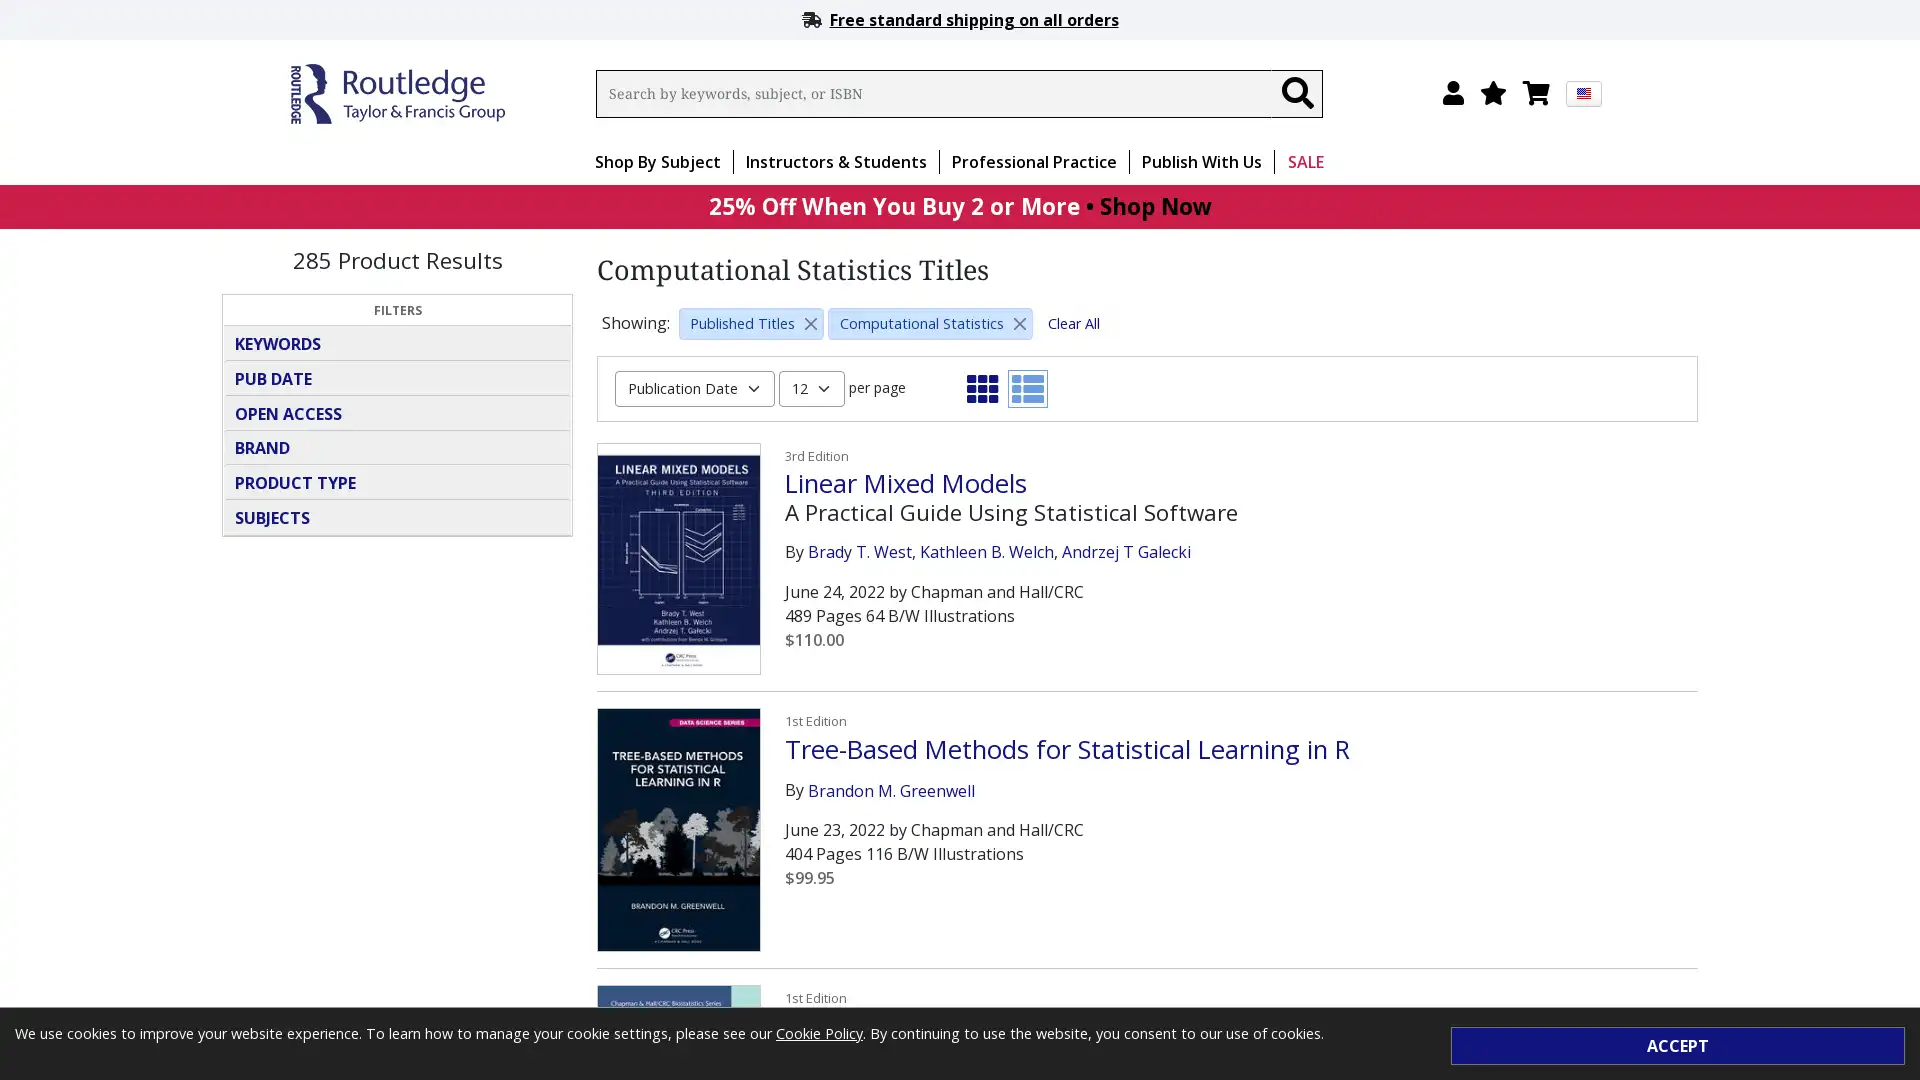  Describe the element at coordinates (1019, 322) in the screenshot. I see `Remove Computational Statistics subject filter` at that location.